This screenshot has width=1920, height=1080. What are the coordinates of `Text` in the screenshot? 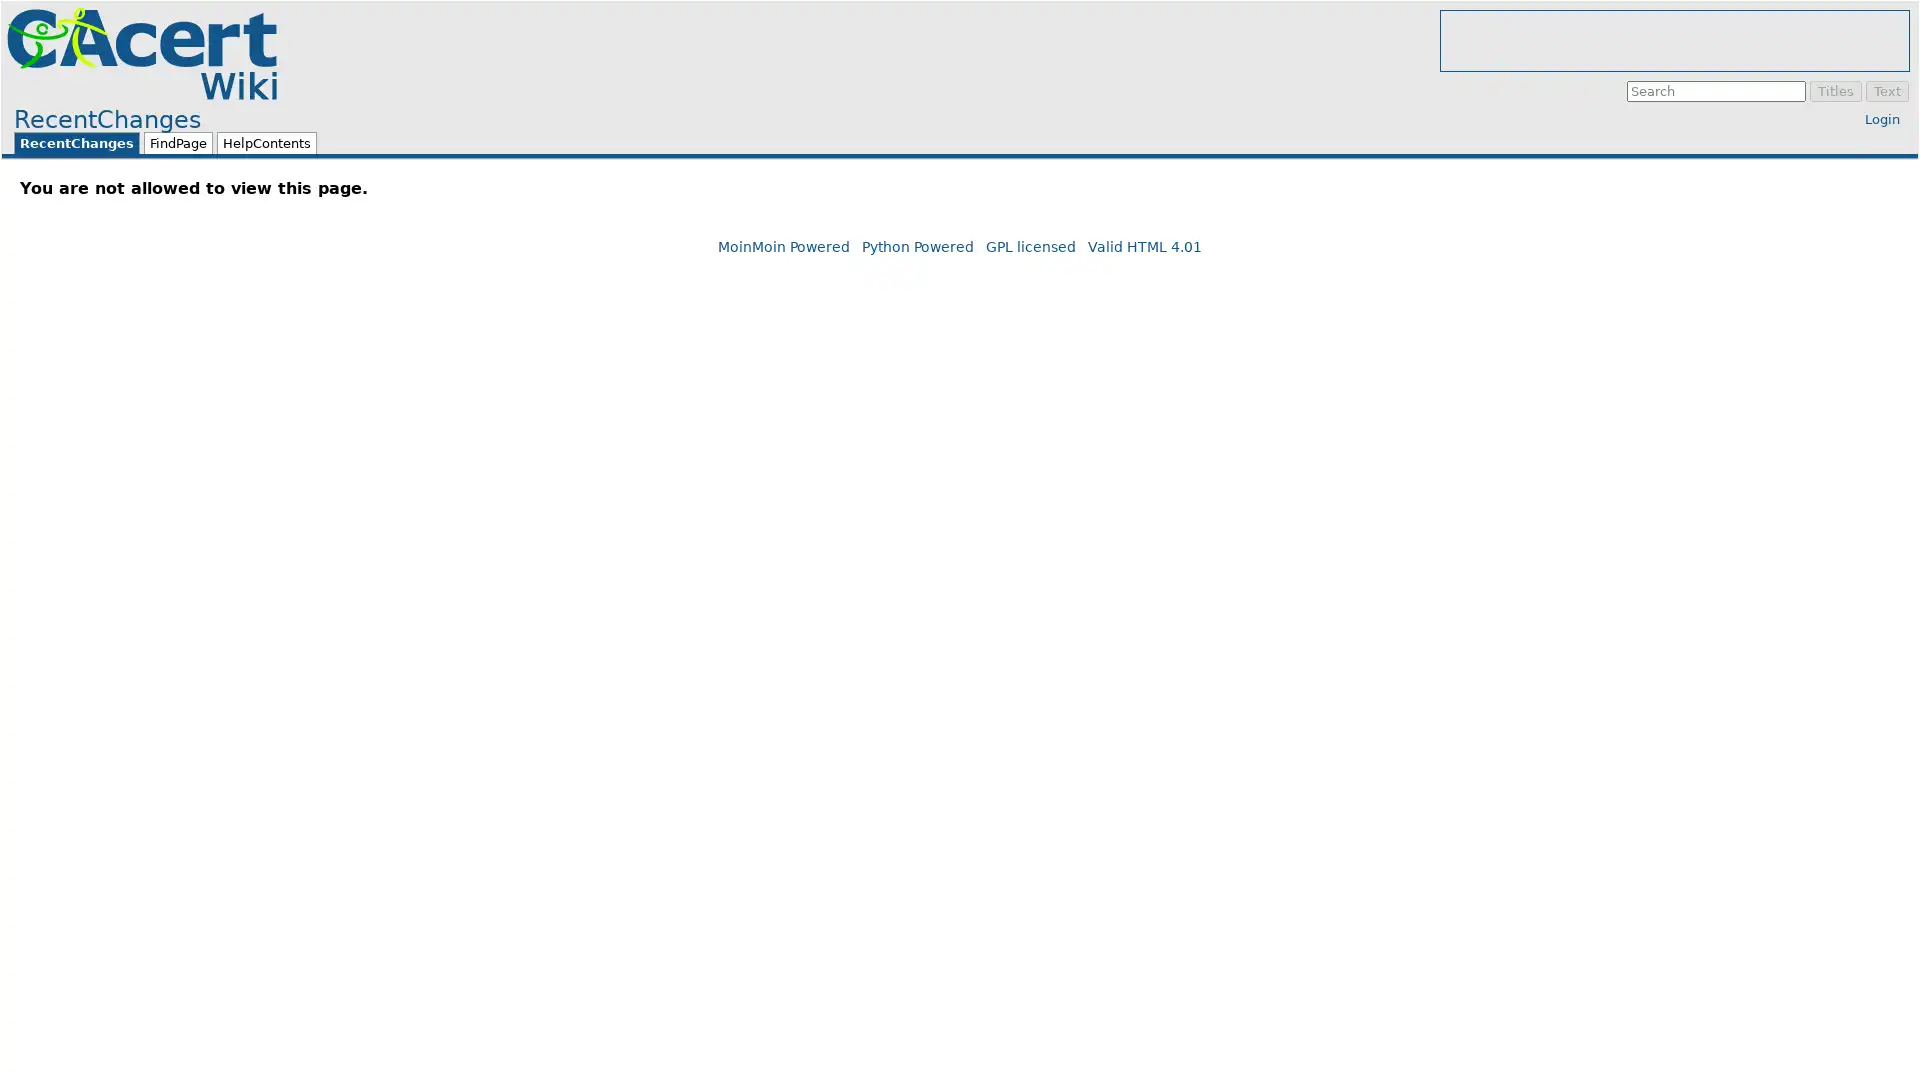 It's located at (1886, 91).